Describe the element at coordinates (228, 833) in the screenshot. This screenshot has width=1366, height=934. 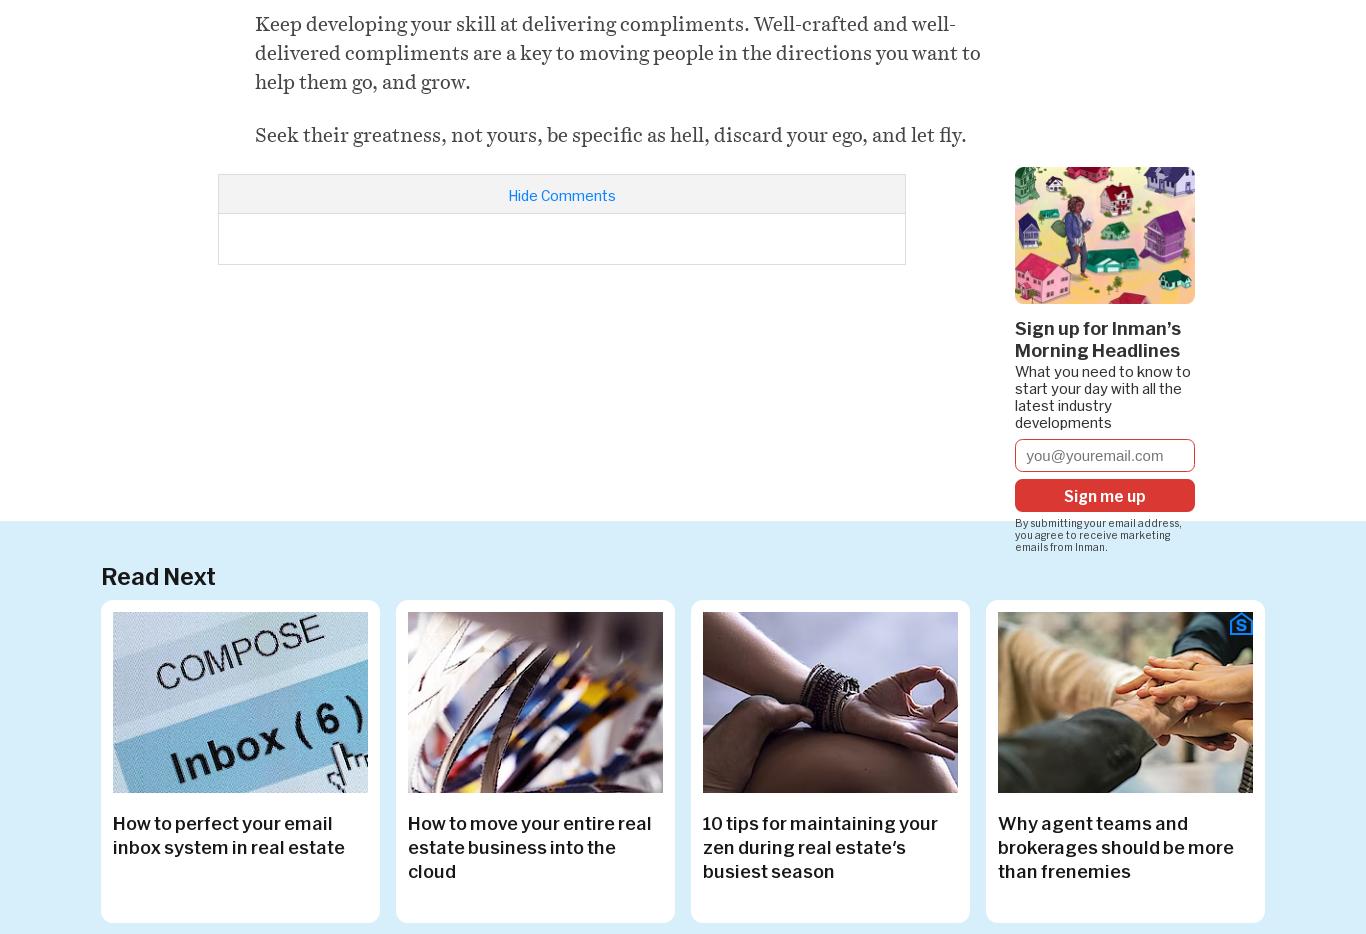
I see `'How to perfect your email inbox system in real estate'` at that location.